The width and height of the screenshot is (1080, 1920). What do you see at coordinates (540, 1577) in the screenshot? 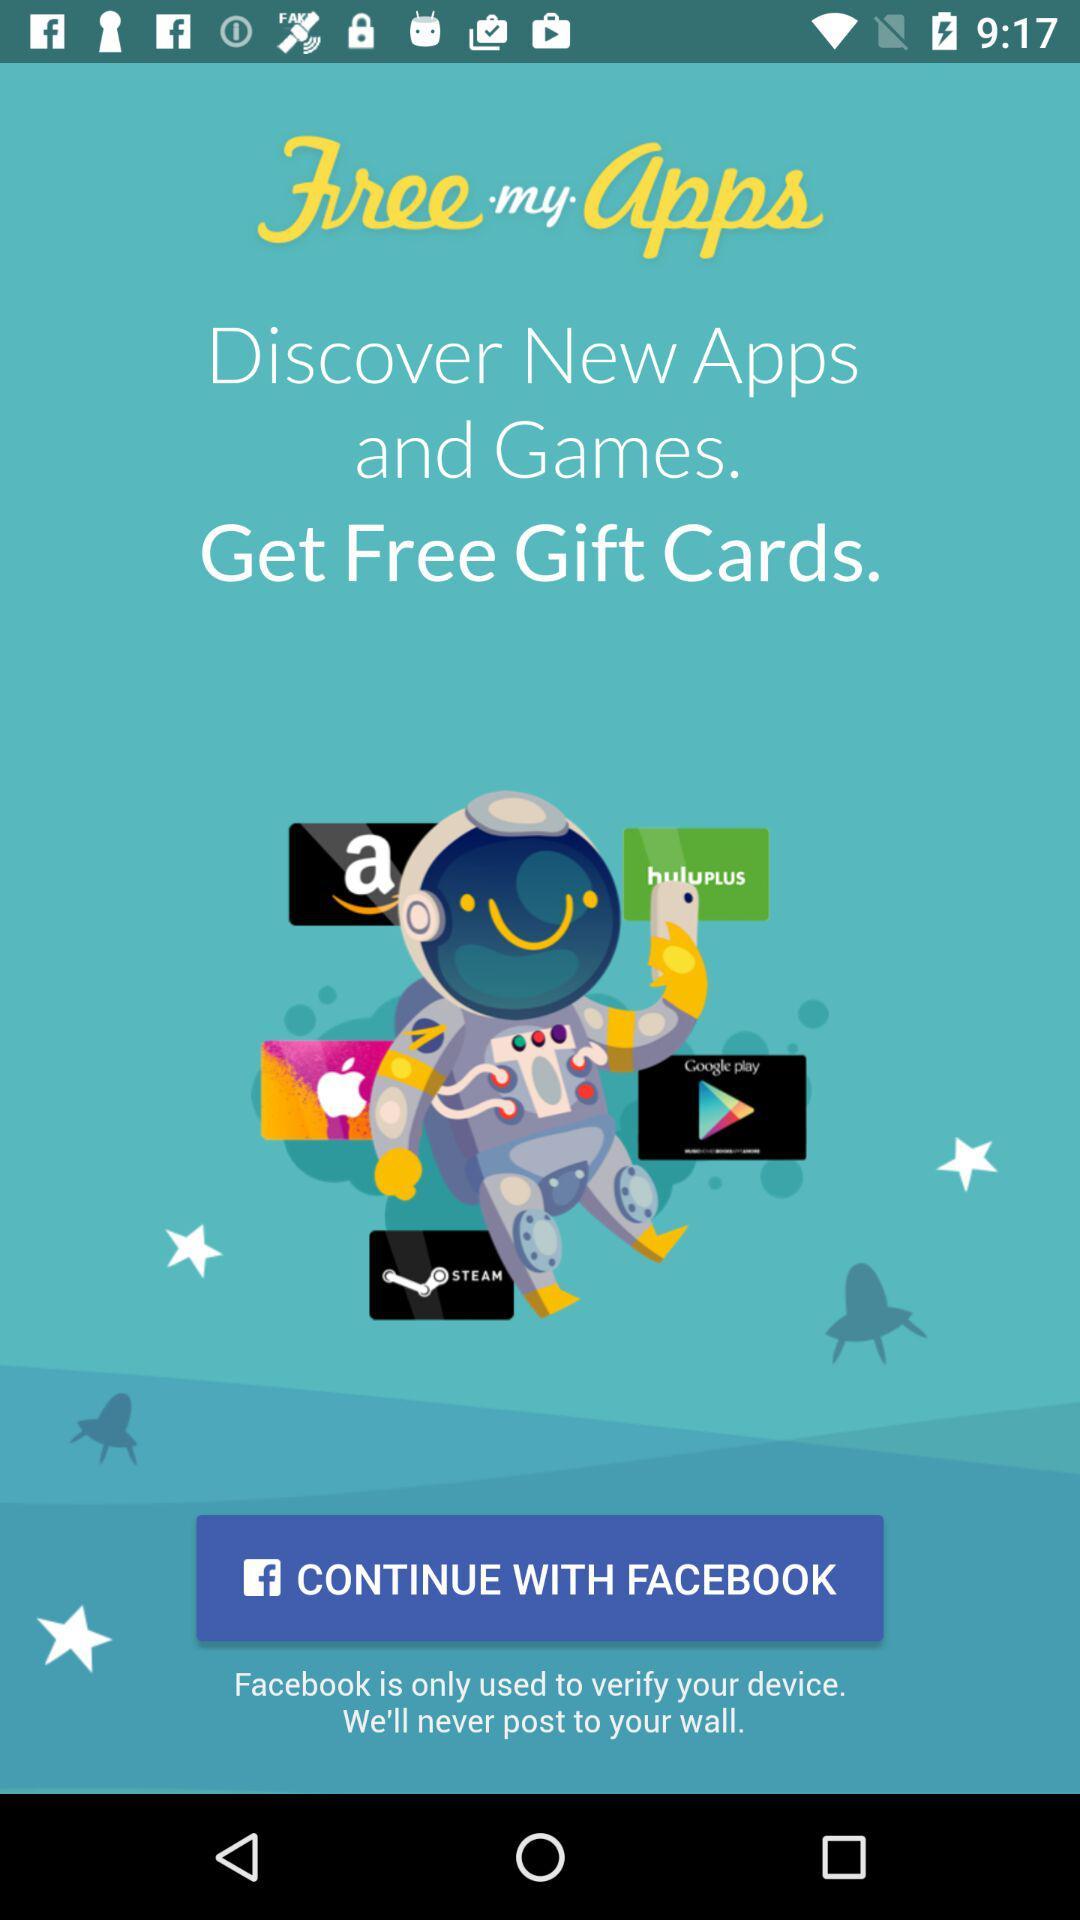
I see `the continue with facebook` at bounding box center [540, 1577].